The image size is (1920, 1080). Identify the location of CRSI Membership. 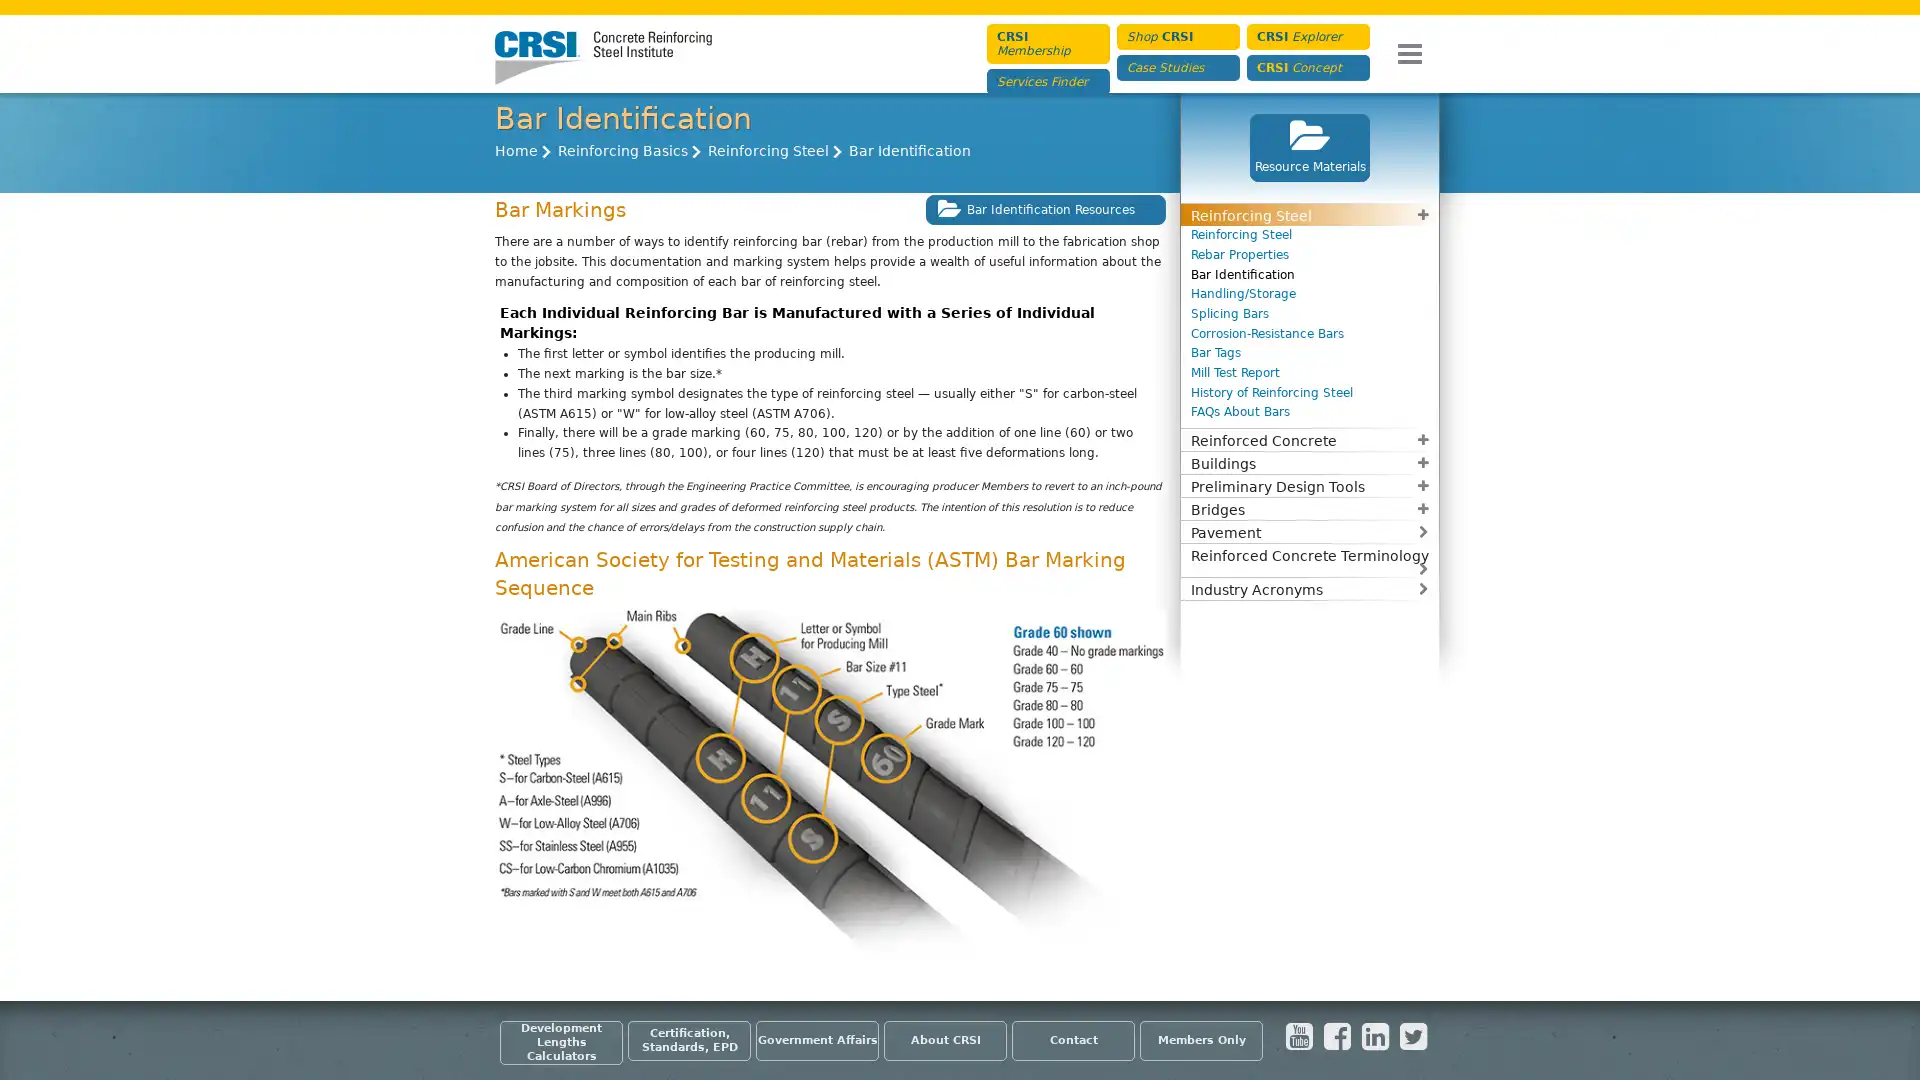
(1047, 43).